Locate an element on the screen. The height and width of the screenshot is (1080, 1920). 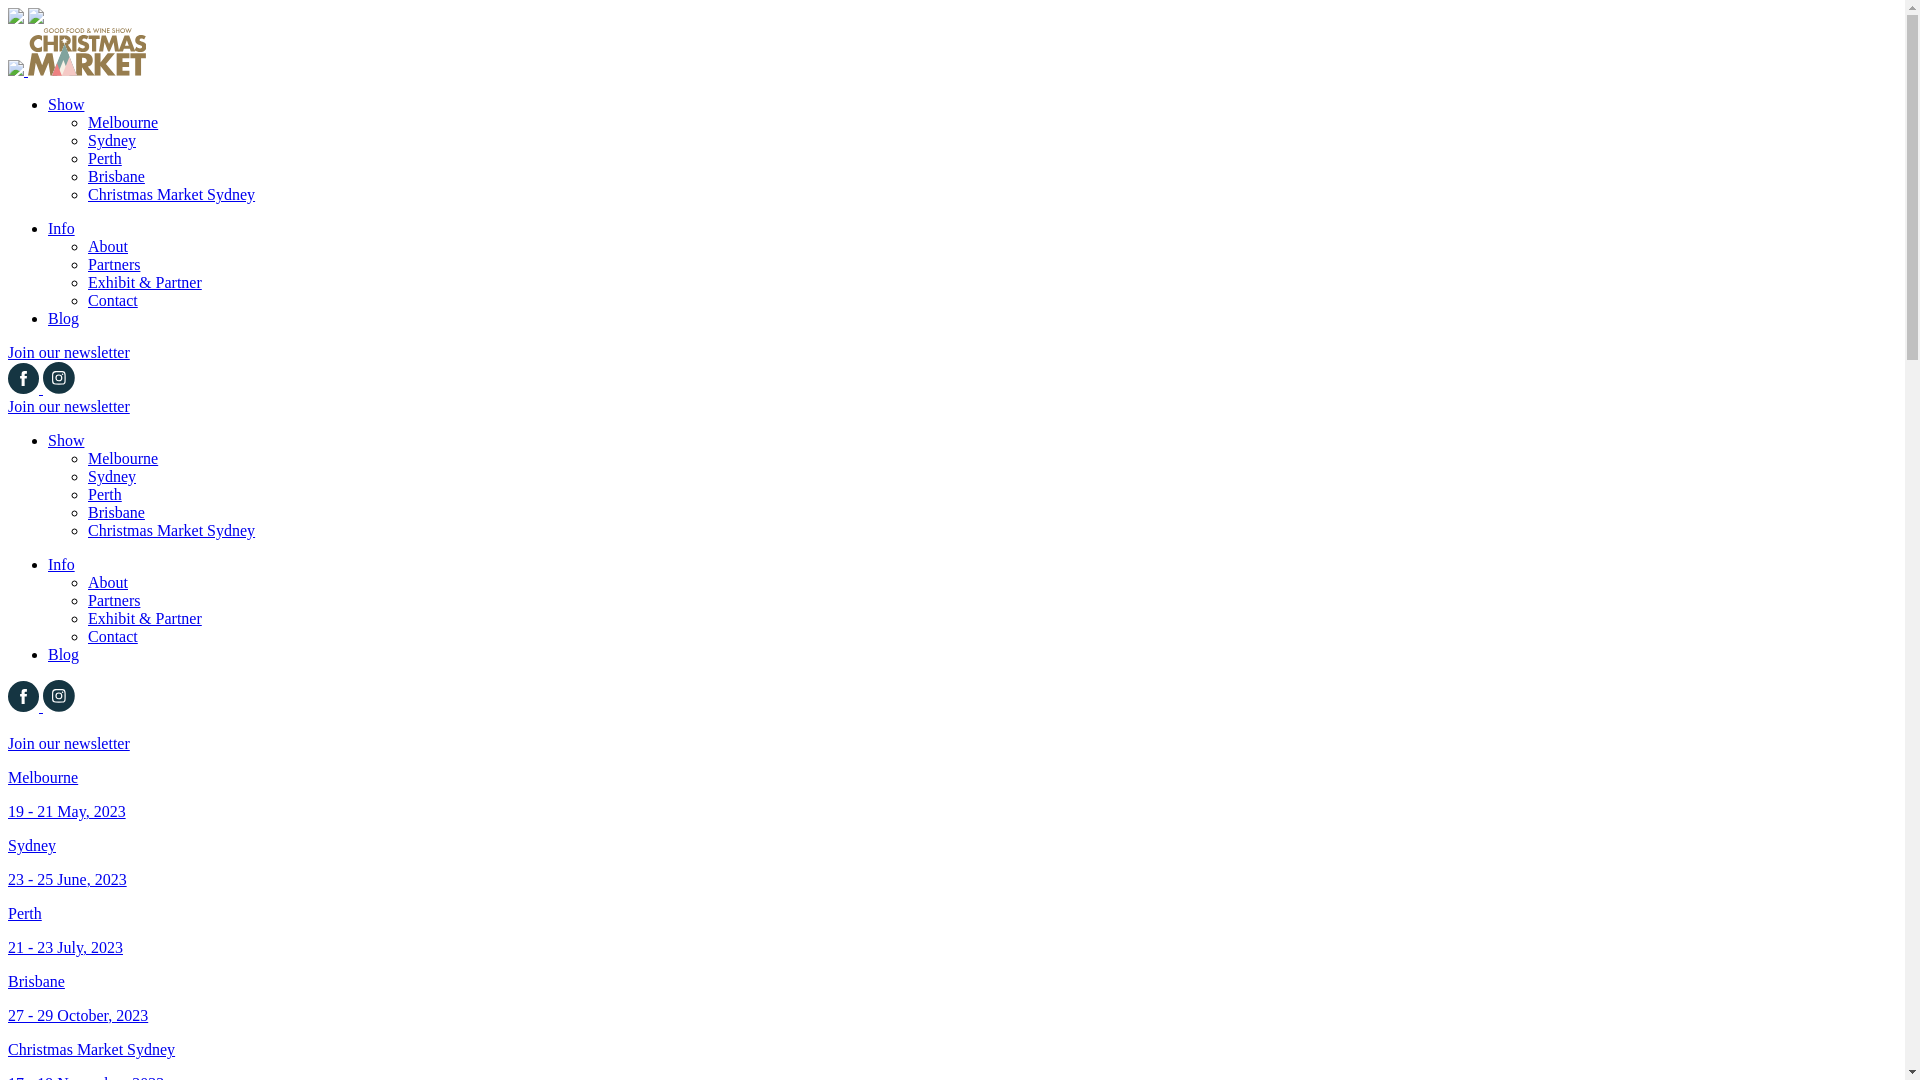
'Show' is located at coordinates (66, 104).